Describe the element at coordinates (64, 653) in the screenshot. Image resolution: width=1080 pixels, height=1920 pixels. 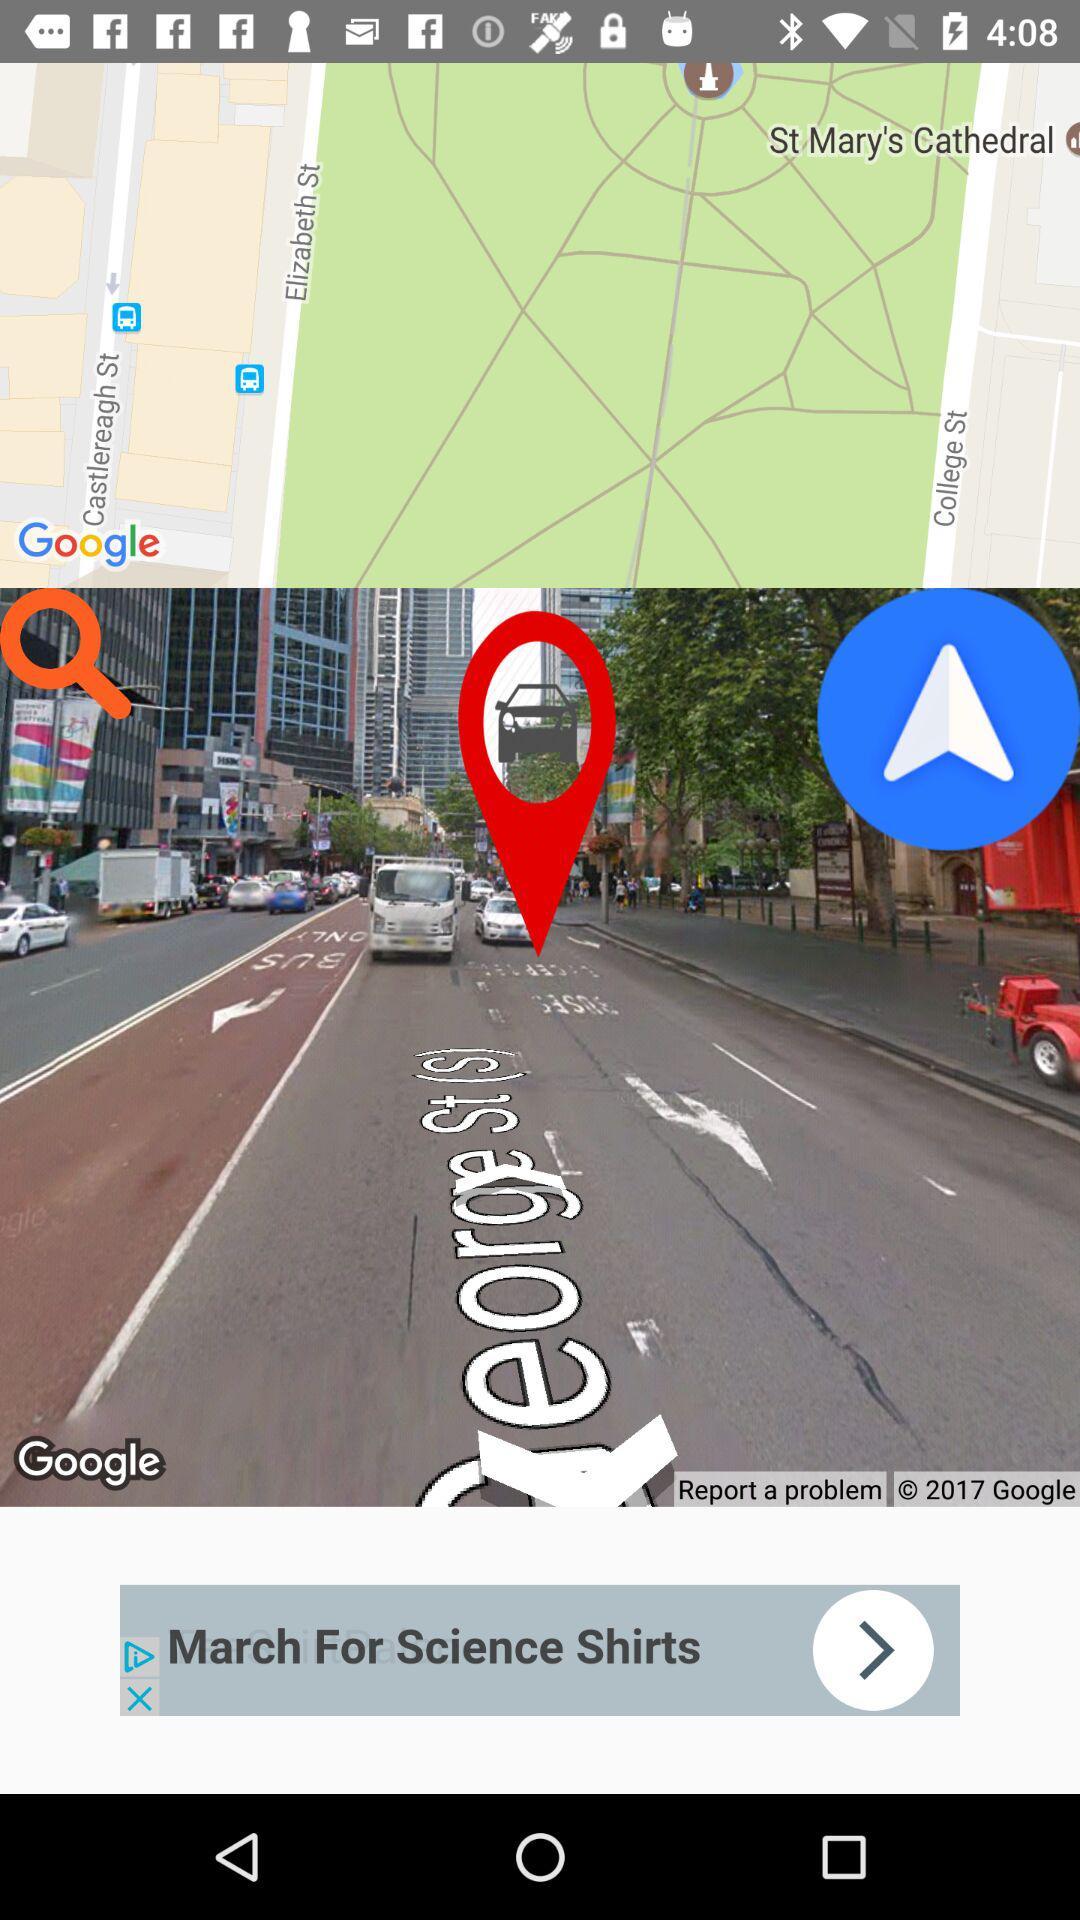
I see `search box` at that location.